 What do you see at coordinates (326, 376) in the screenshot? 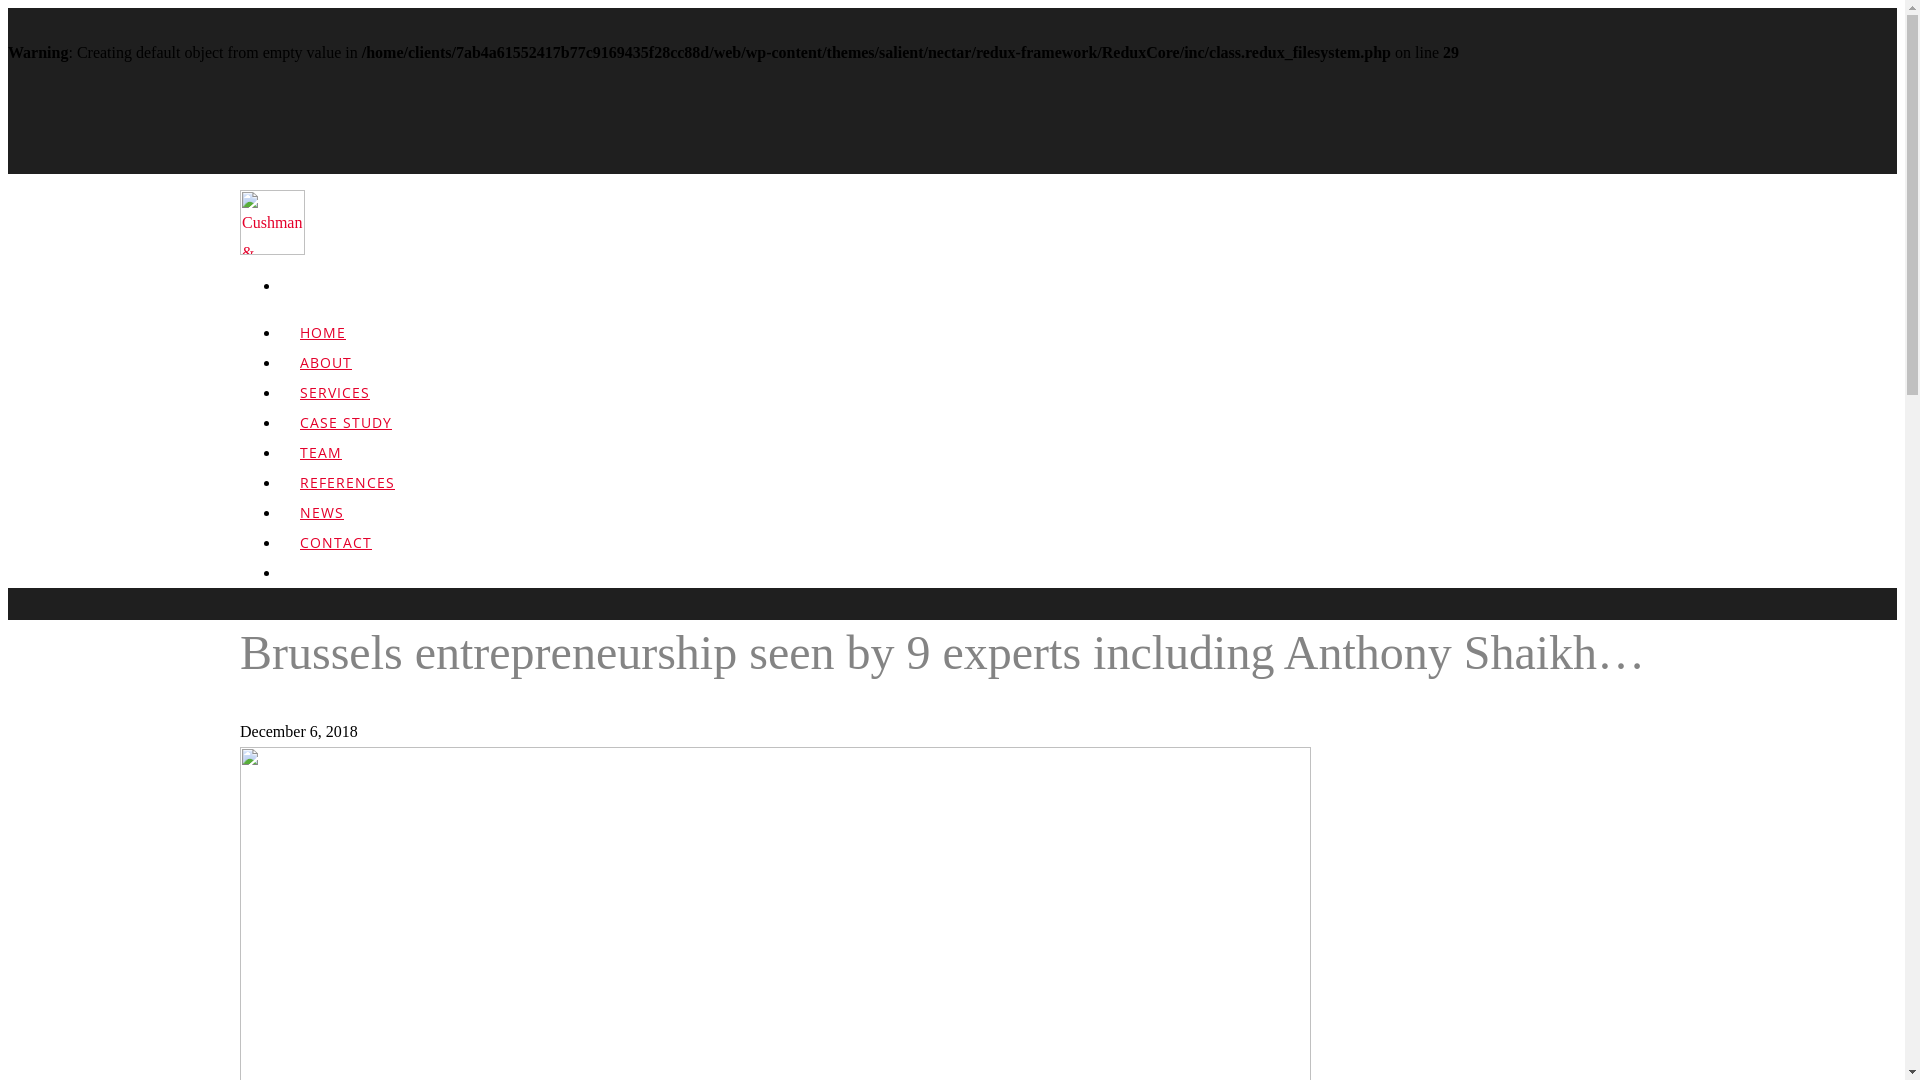
I see `'ABOUT'` at bounding box center [326, 376].